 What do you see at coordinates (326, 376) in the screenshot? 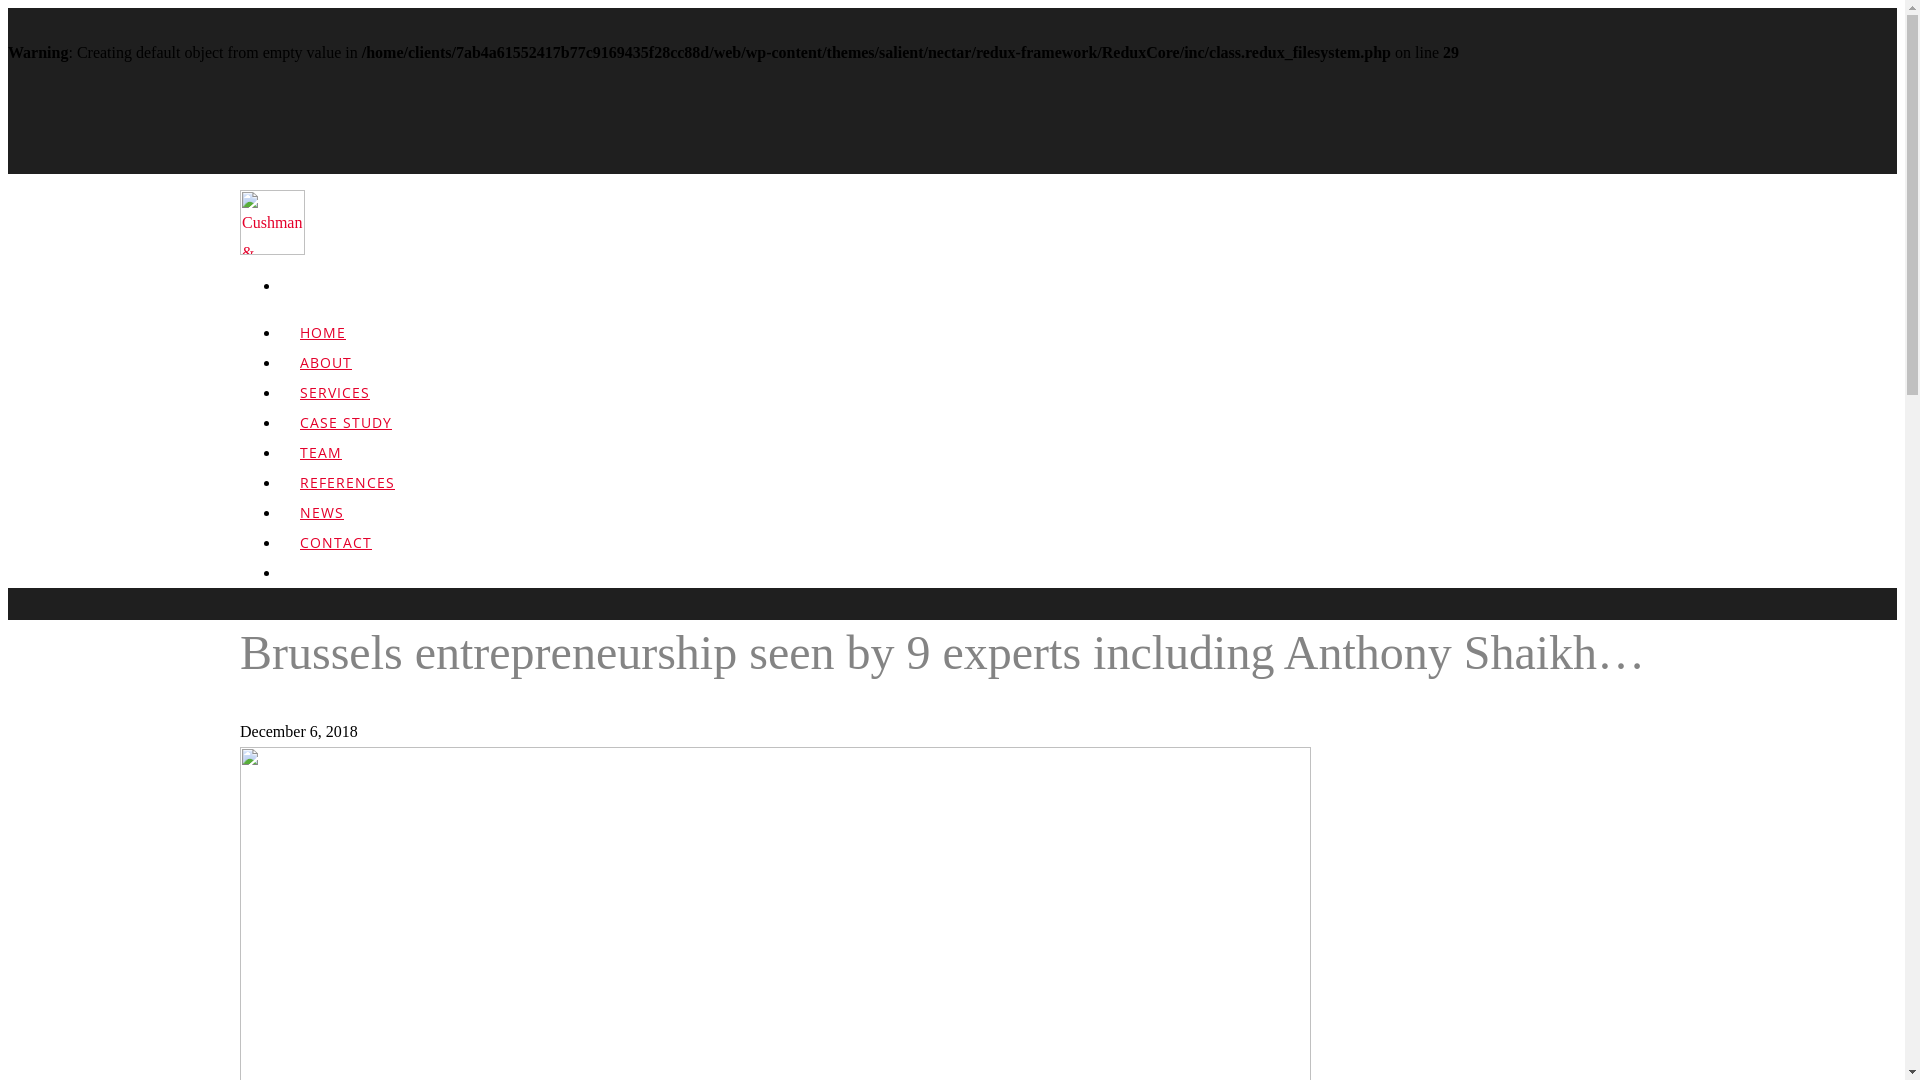
I see `'ABOUT'` at bounding box center [326, 376].